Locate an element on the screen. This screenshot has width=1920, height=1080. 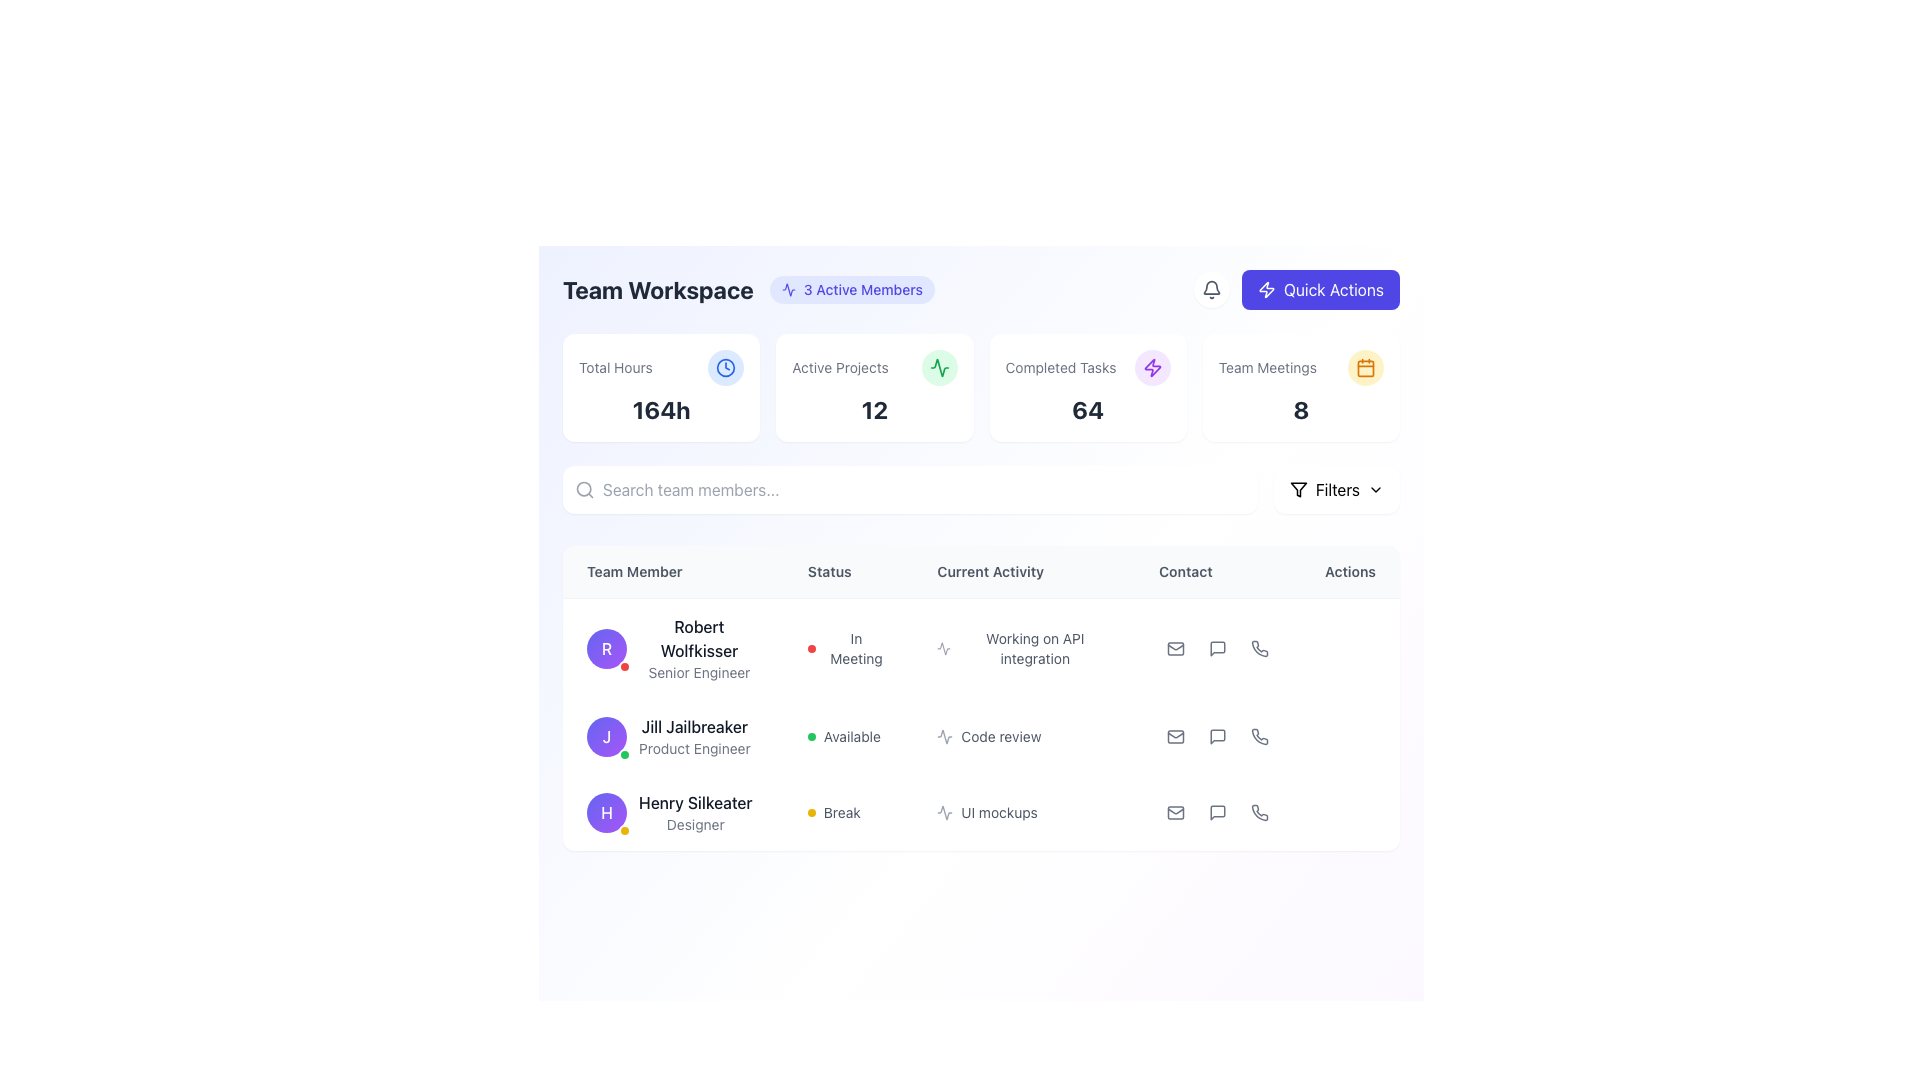
the 'Current Activity' text element for 'Jill Jailbreaker' in the second row of the team members table is located at coordinates (981, 724).